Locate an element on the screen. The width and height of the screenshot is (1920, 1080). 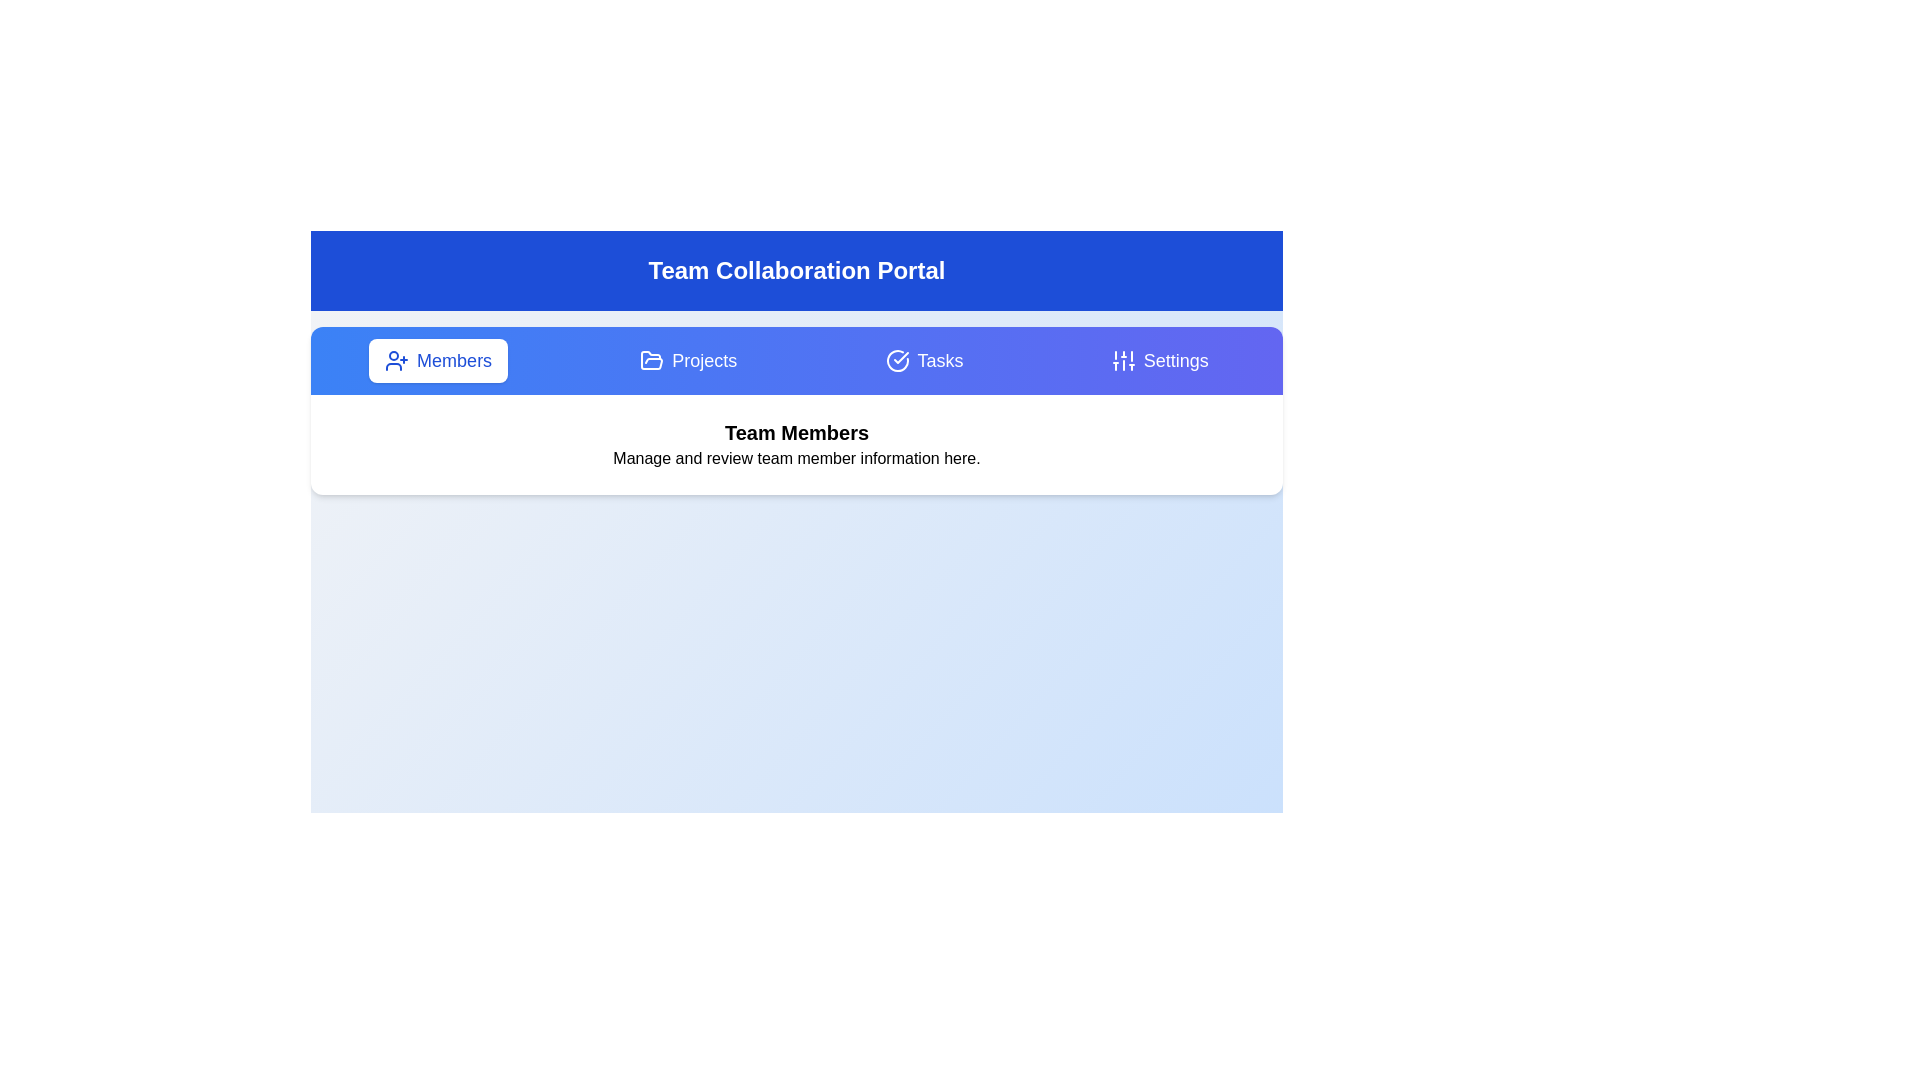
the 'Projects' icon located on the horizontal navigation bar at the top of the interface is located at coordinates (652, 358).